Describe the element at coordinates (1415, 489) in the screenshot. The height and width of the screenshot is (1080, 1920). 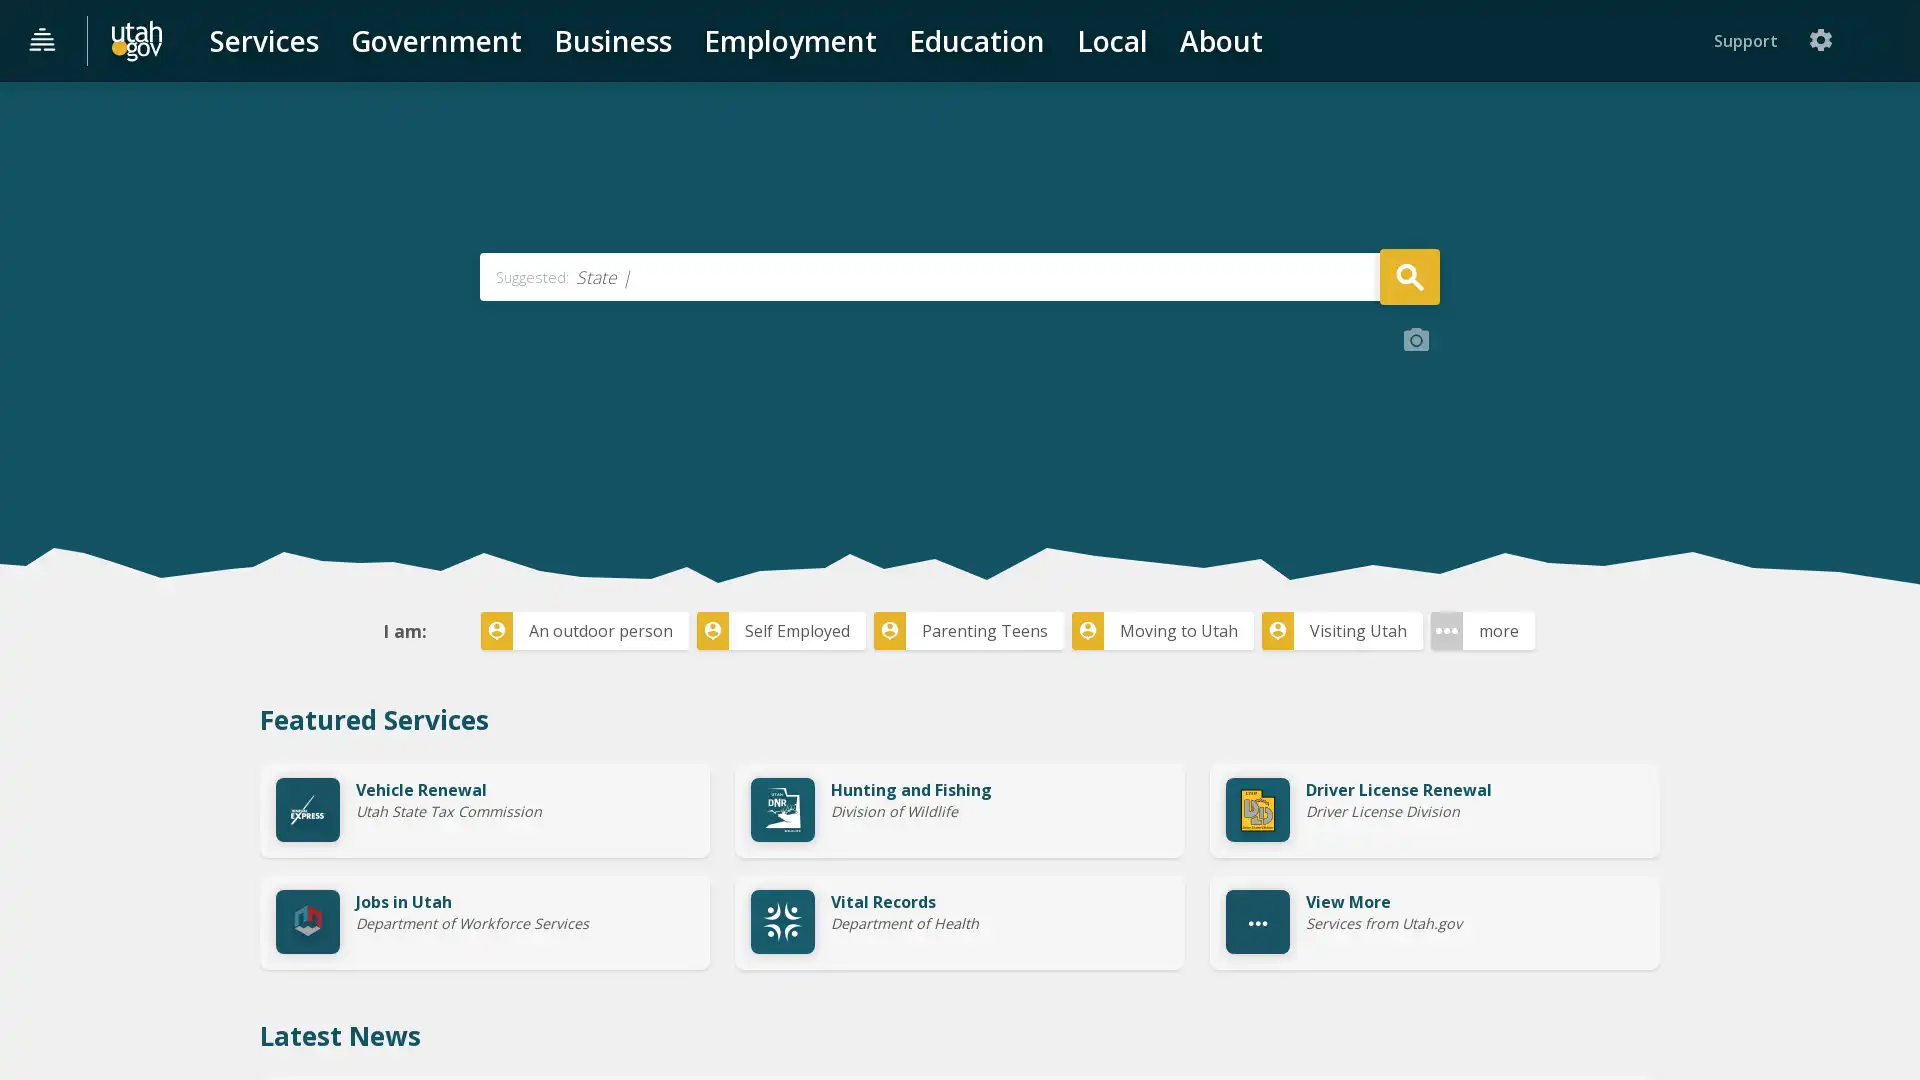
I see `Background image info` at that location.